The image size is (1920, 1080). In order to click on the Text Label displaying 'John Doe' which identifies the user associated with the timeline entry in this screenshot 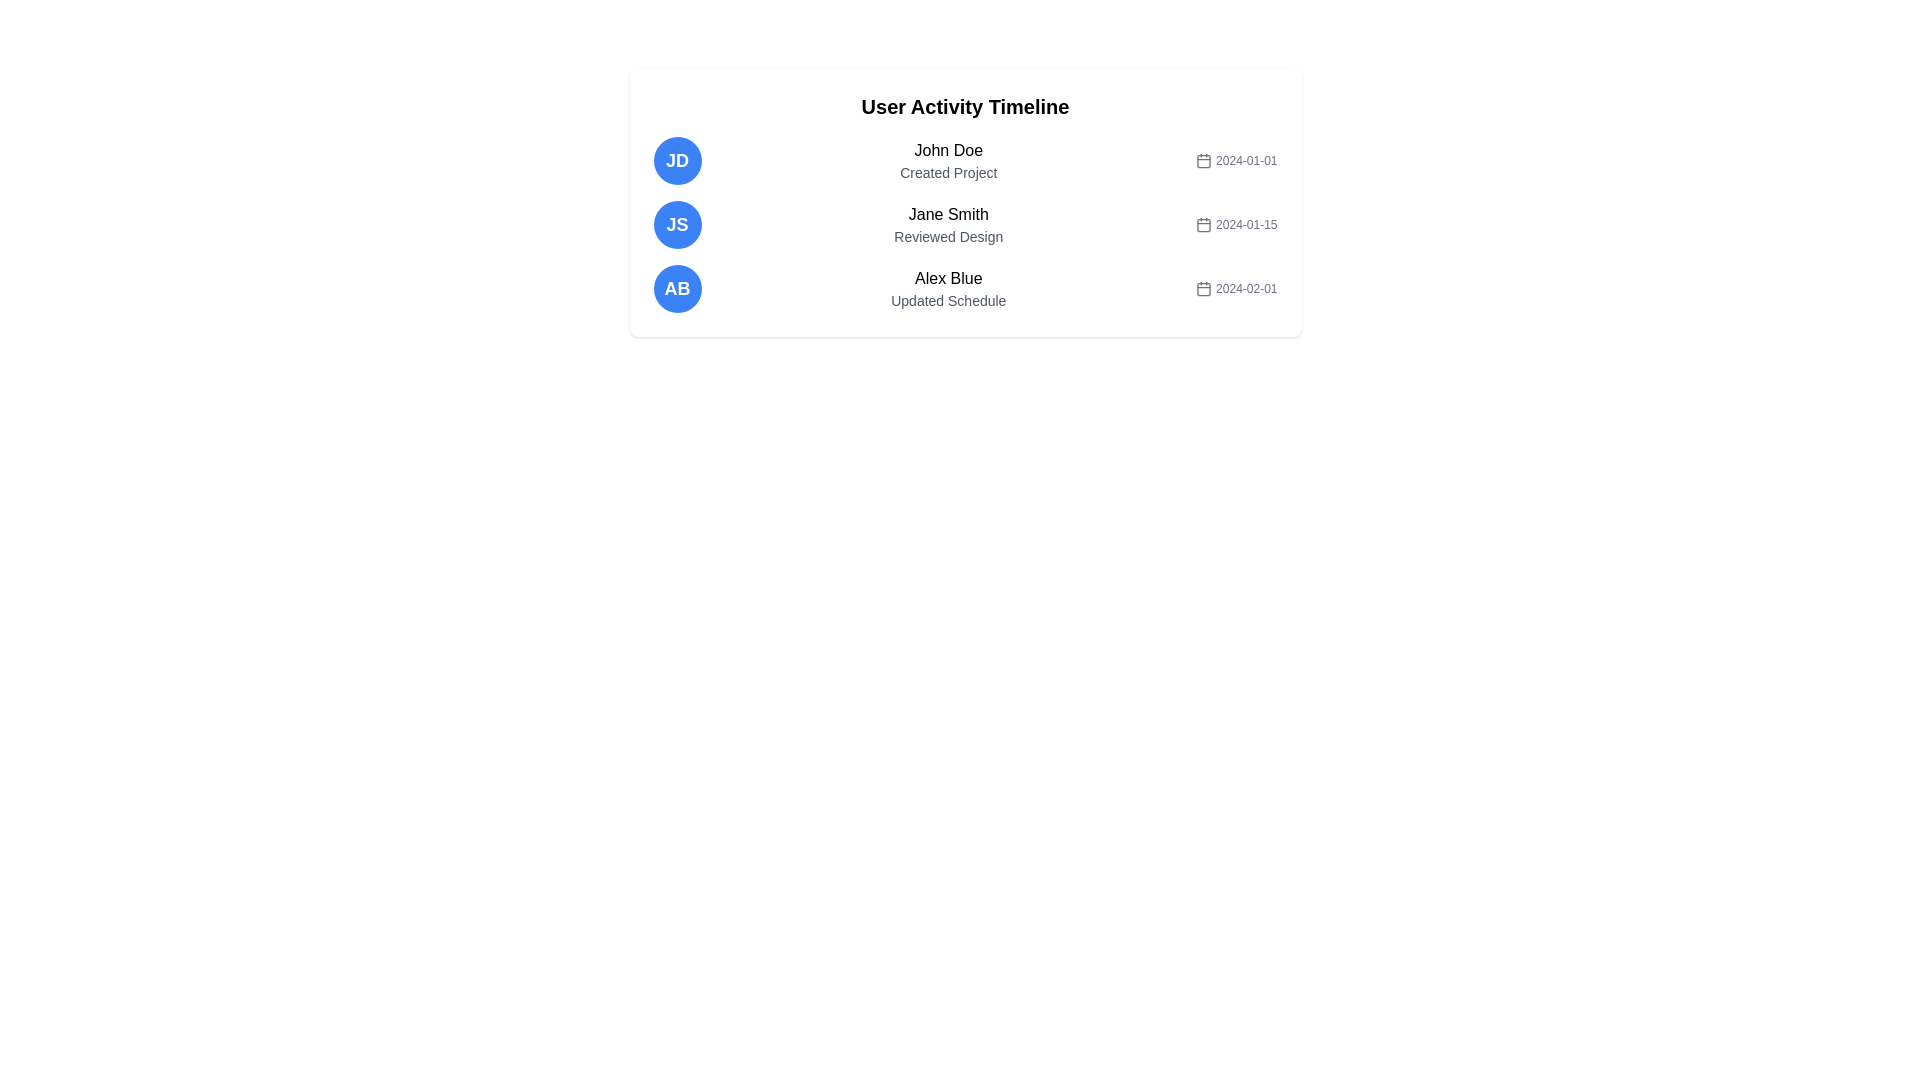, I will do `click(947, 149)`.